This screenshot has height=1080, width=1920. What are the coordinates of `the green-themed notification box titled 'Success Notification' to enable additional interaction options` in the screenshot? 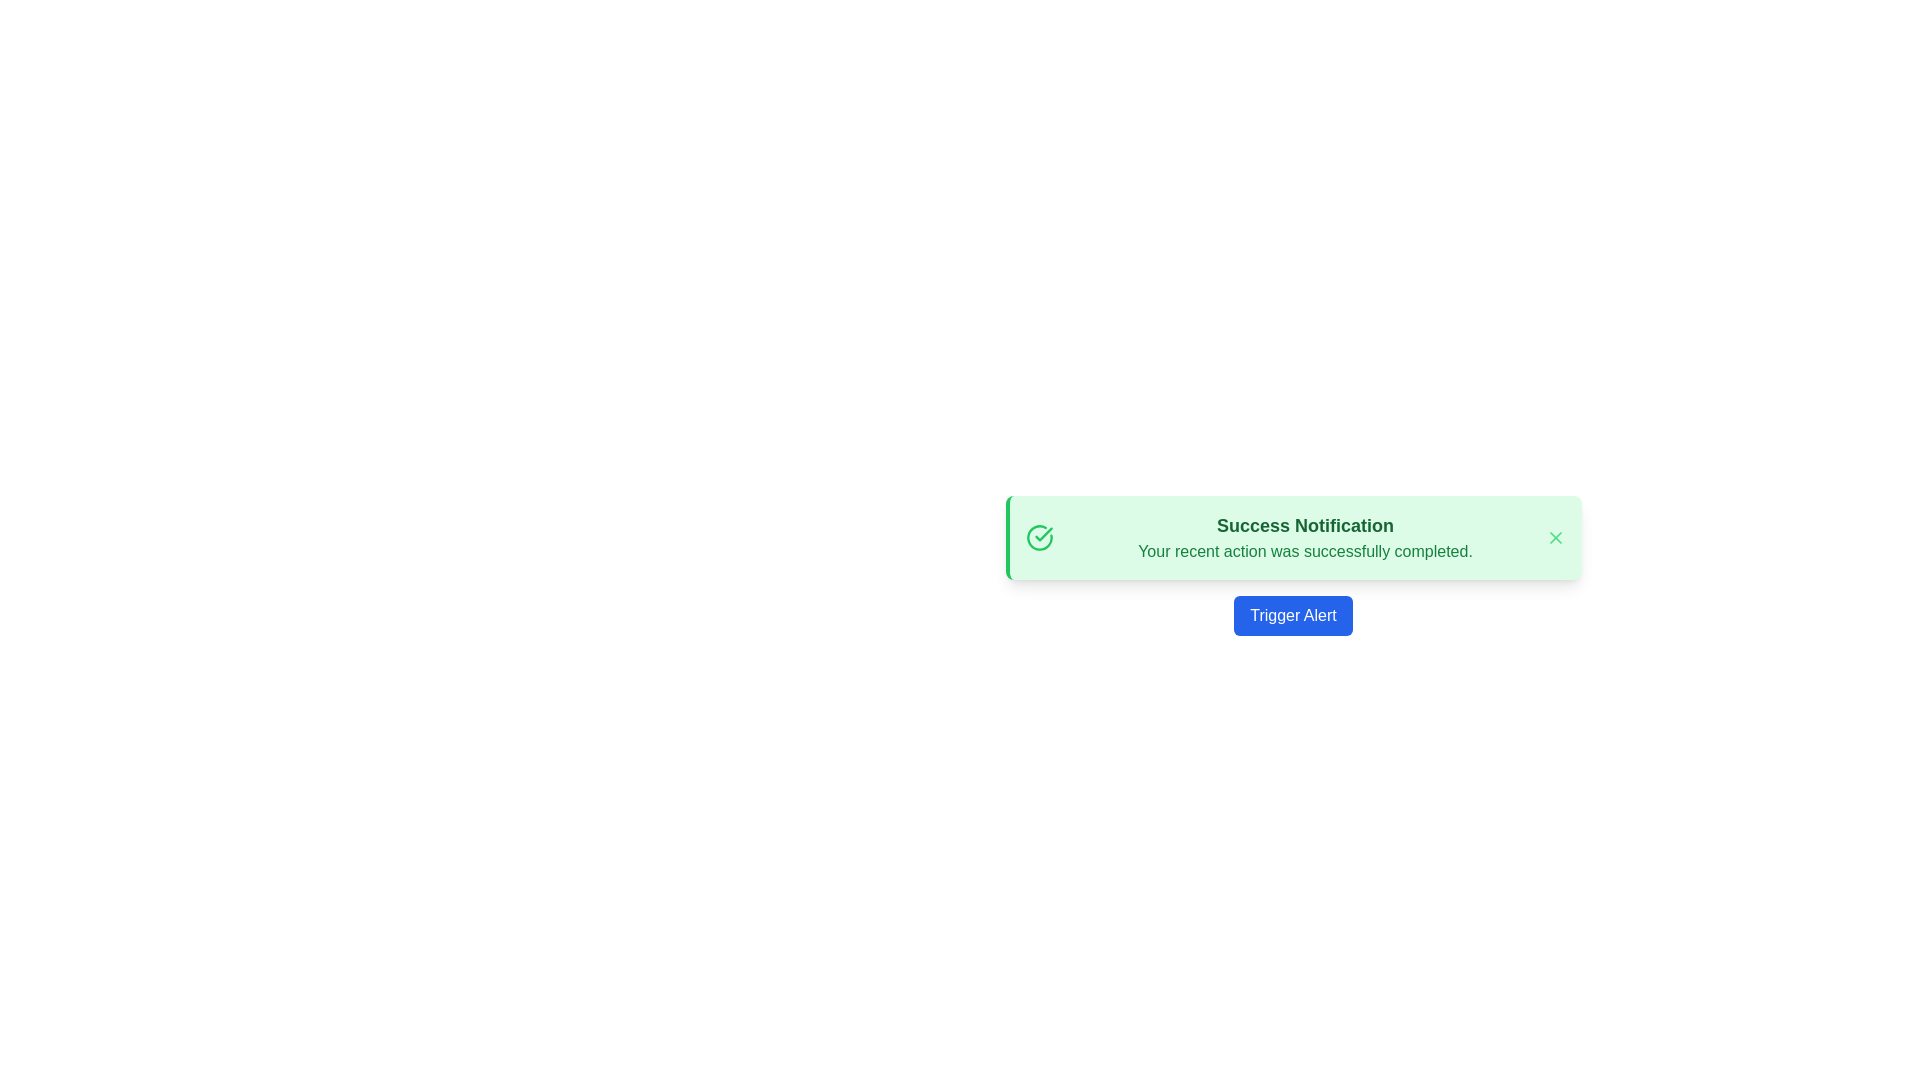 It's located at (1293, 536).